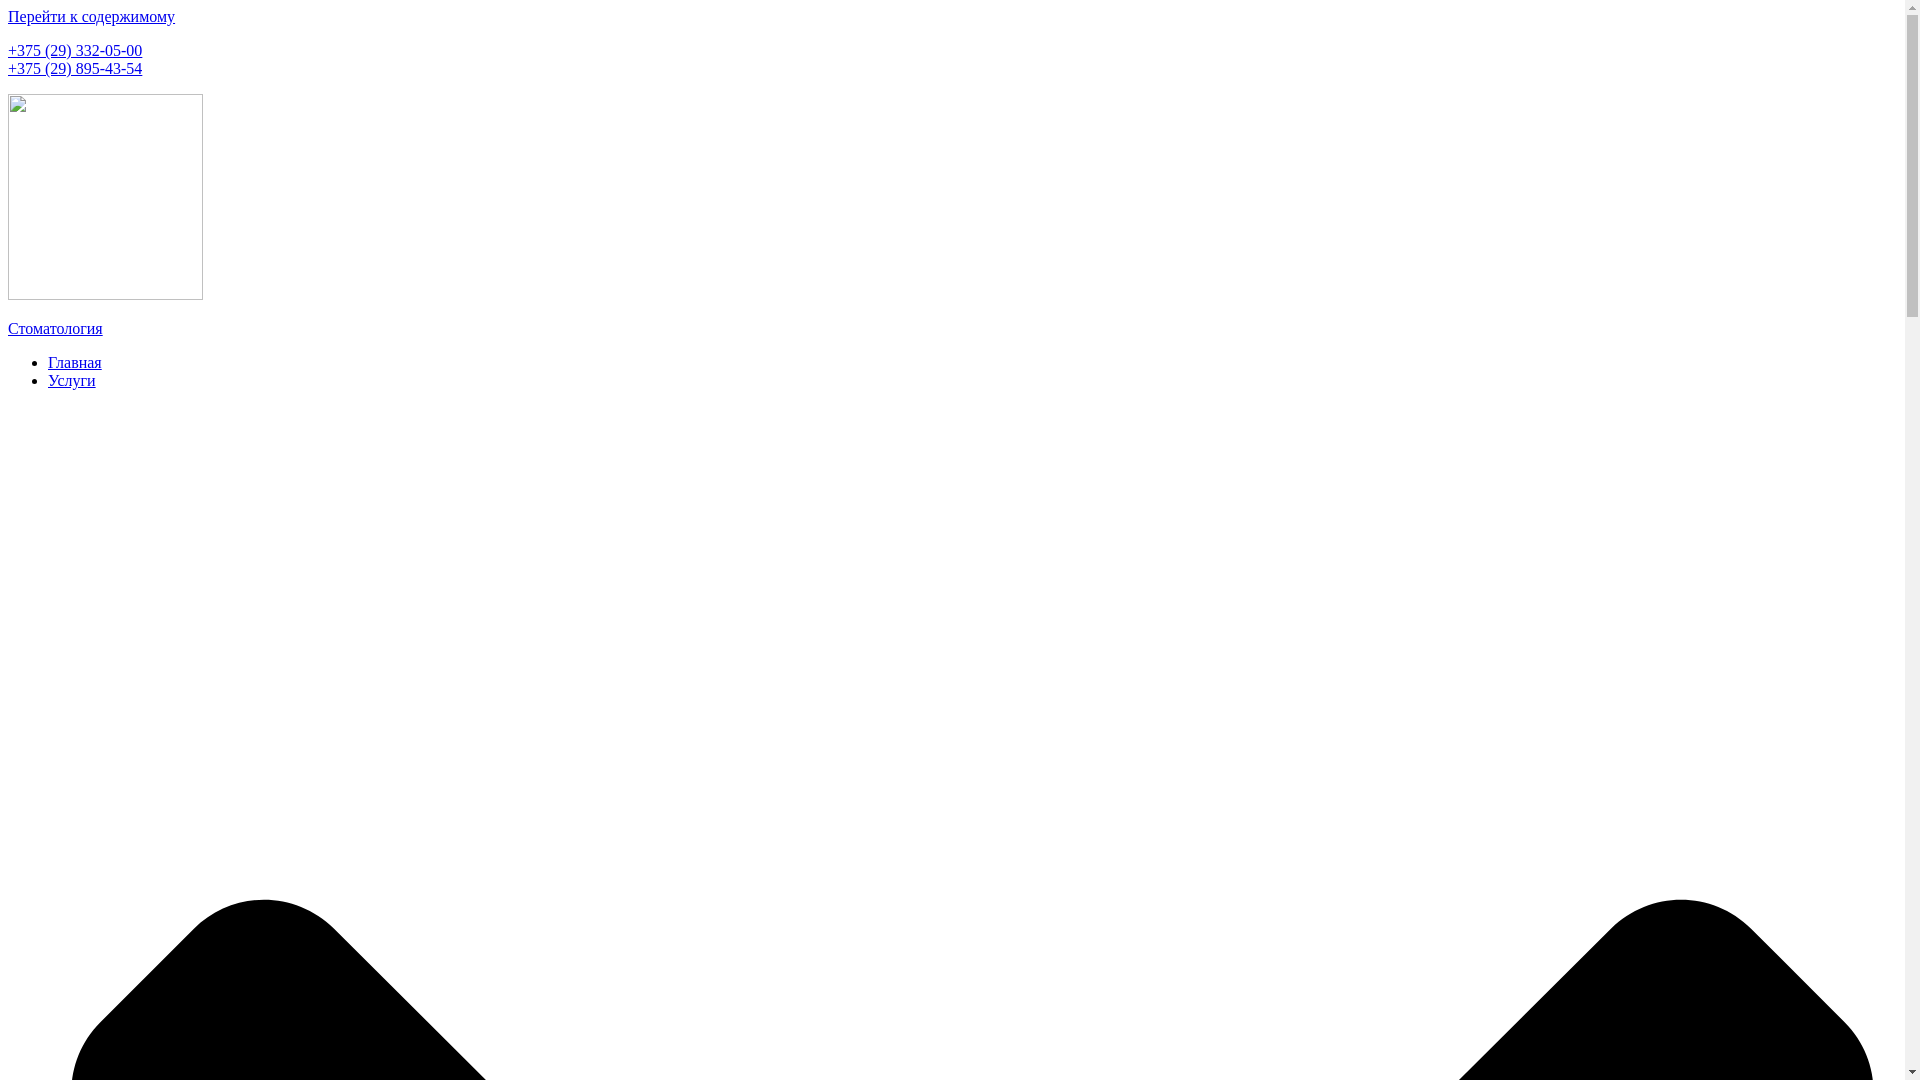  Describe the element at coordinates (75, 49) in the screenshot. I see `'+375 (29) 332-05-00'` at that location.